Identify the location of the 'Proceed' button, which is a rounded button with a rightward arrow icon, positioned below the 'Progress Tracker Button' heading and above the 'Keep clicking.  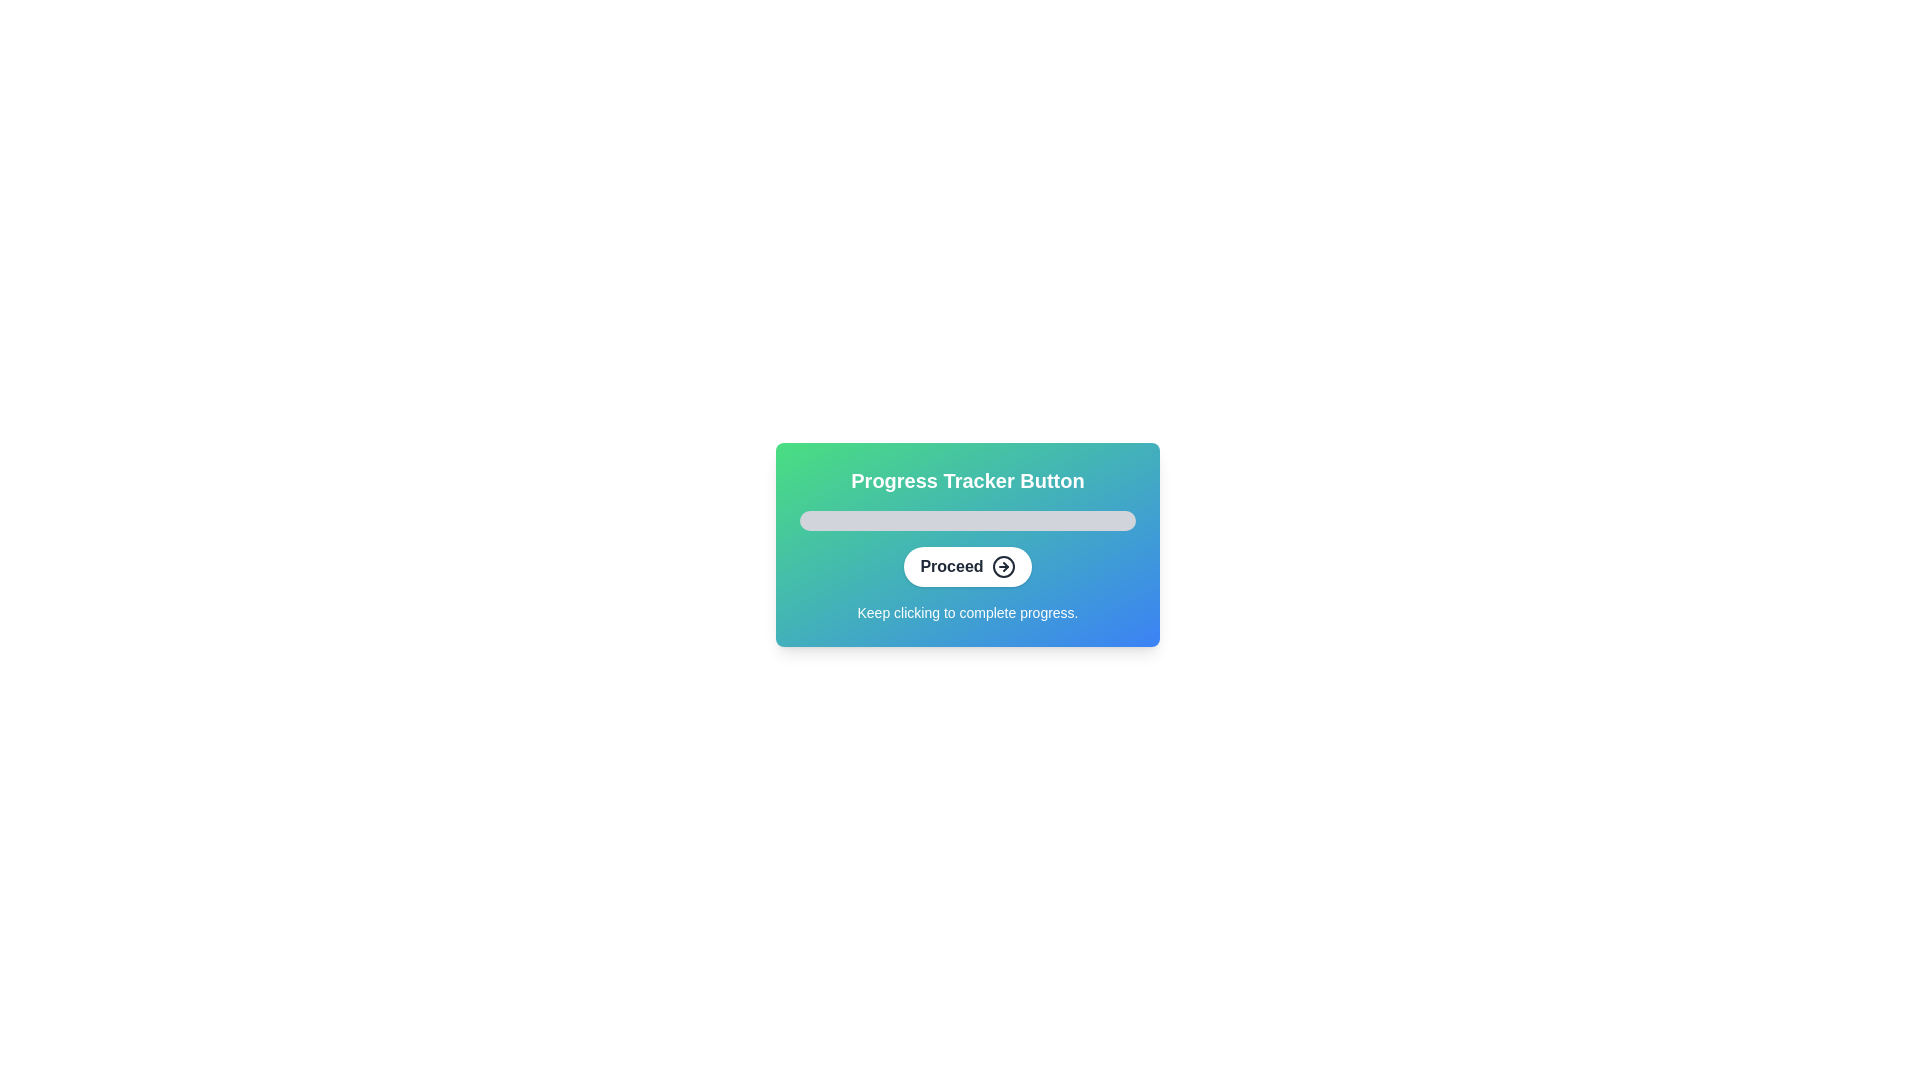
(968, 567).